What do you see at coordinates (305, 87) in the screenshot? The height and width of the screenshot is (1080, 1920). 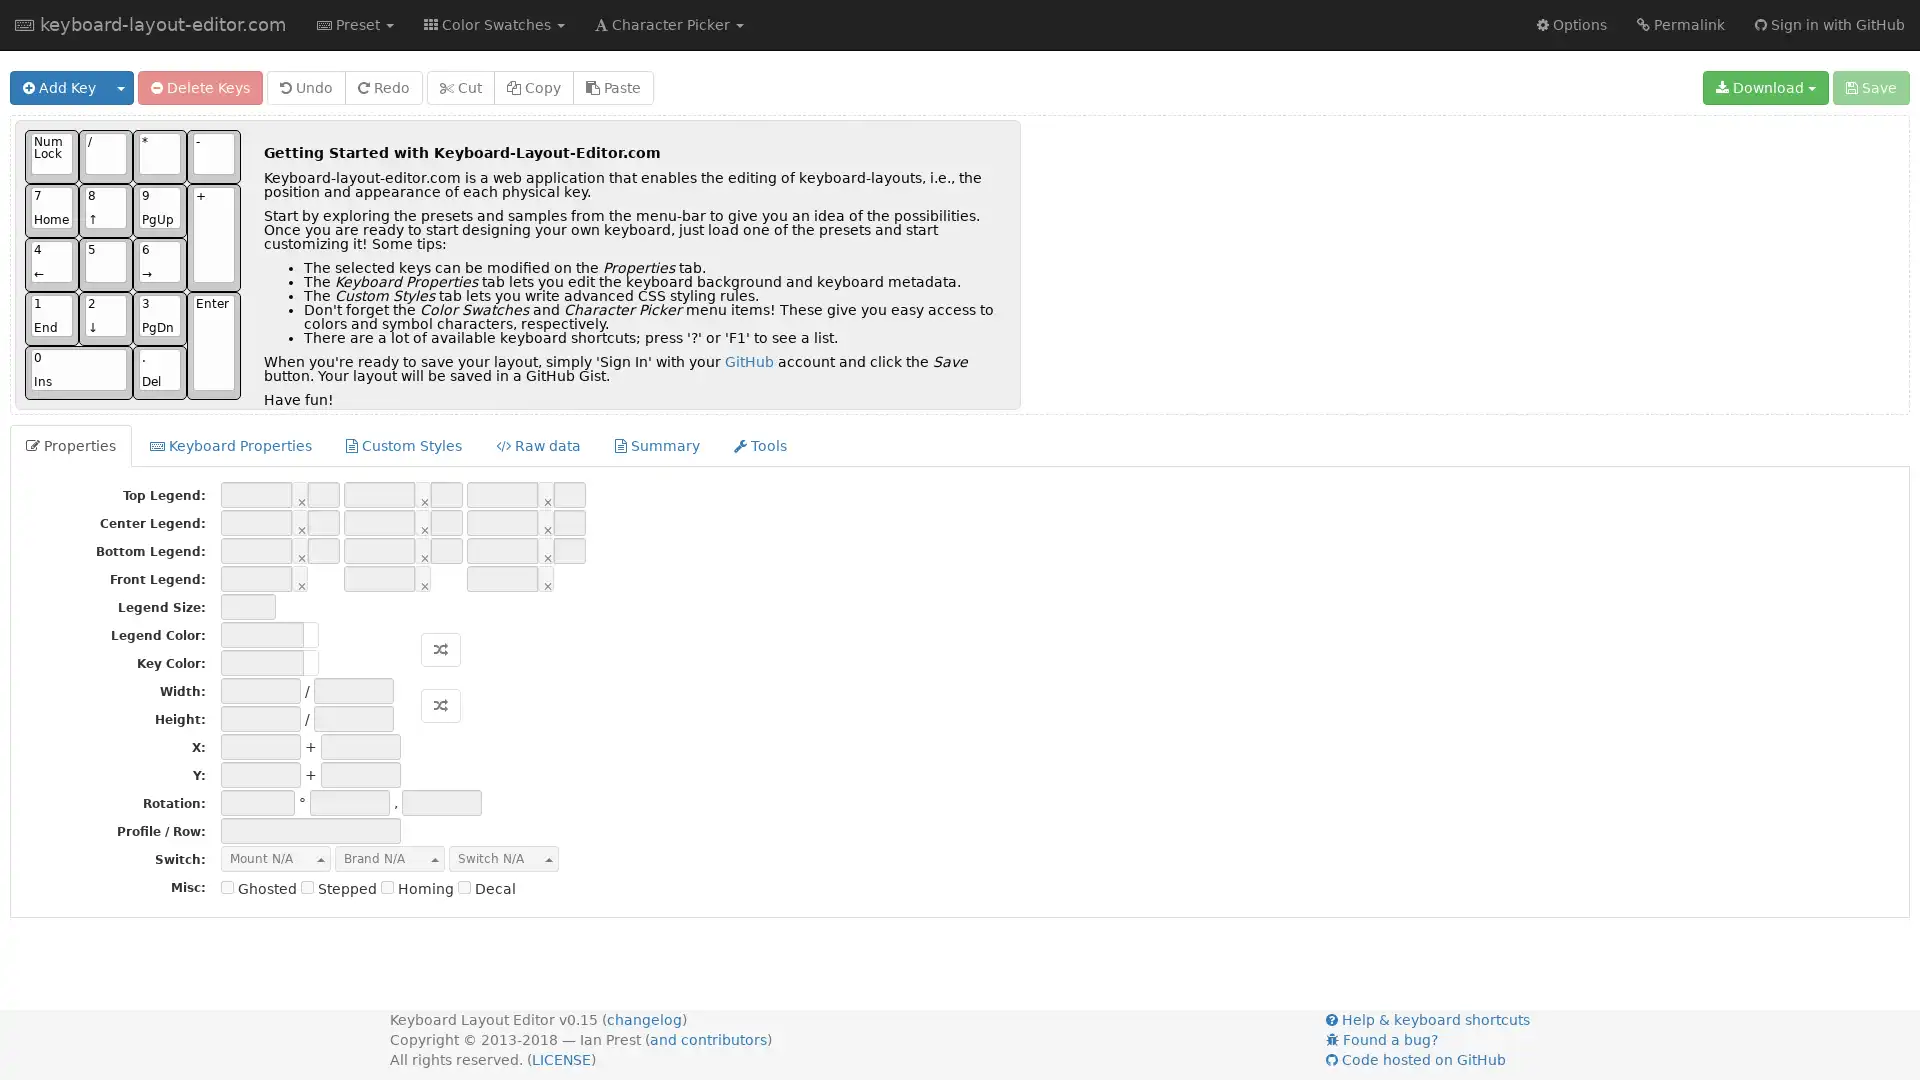 I see `Undo` at bounding box center [305, 87].